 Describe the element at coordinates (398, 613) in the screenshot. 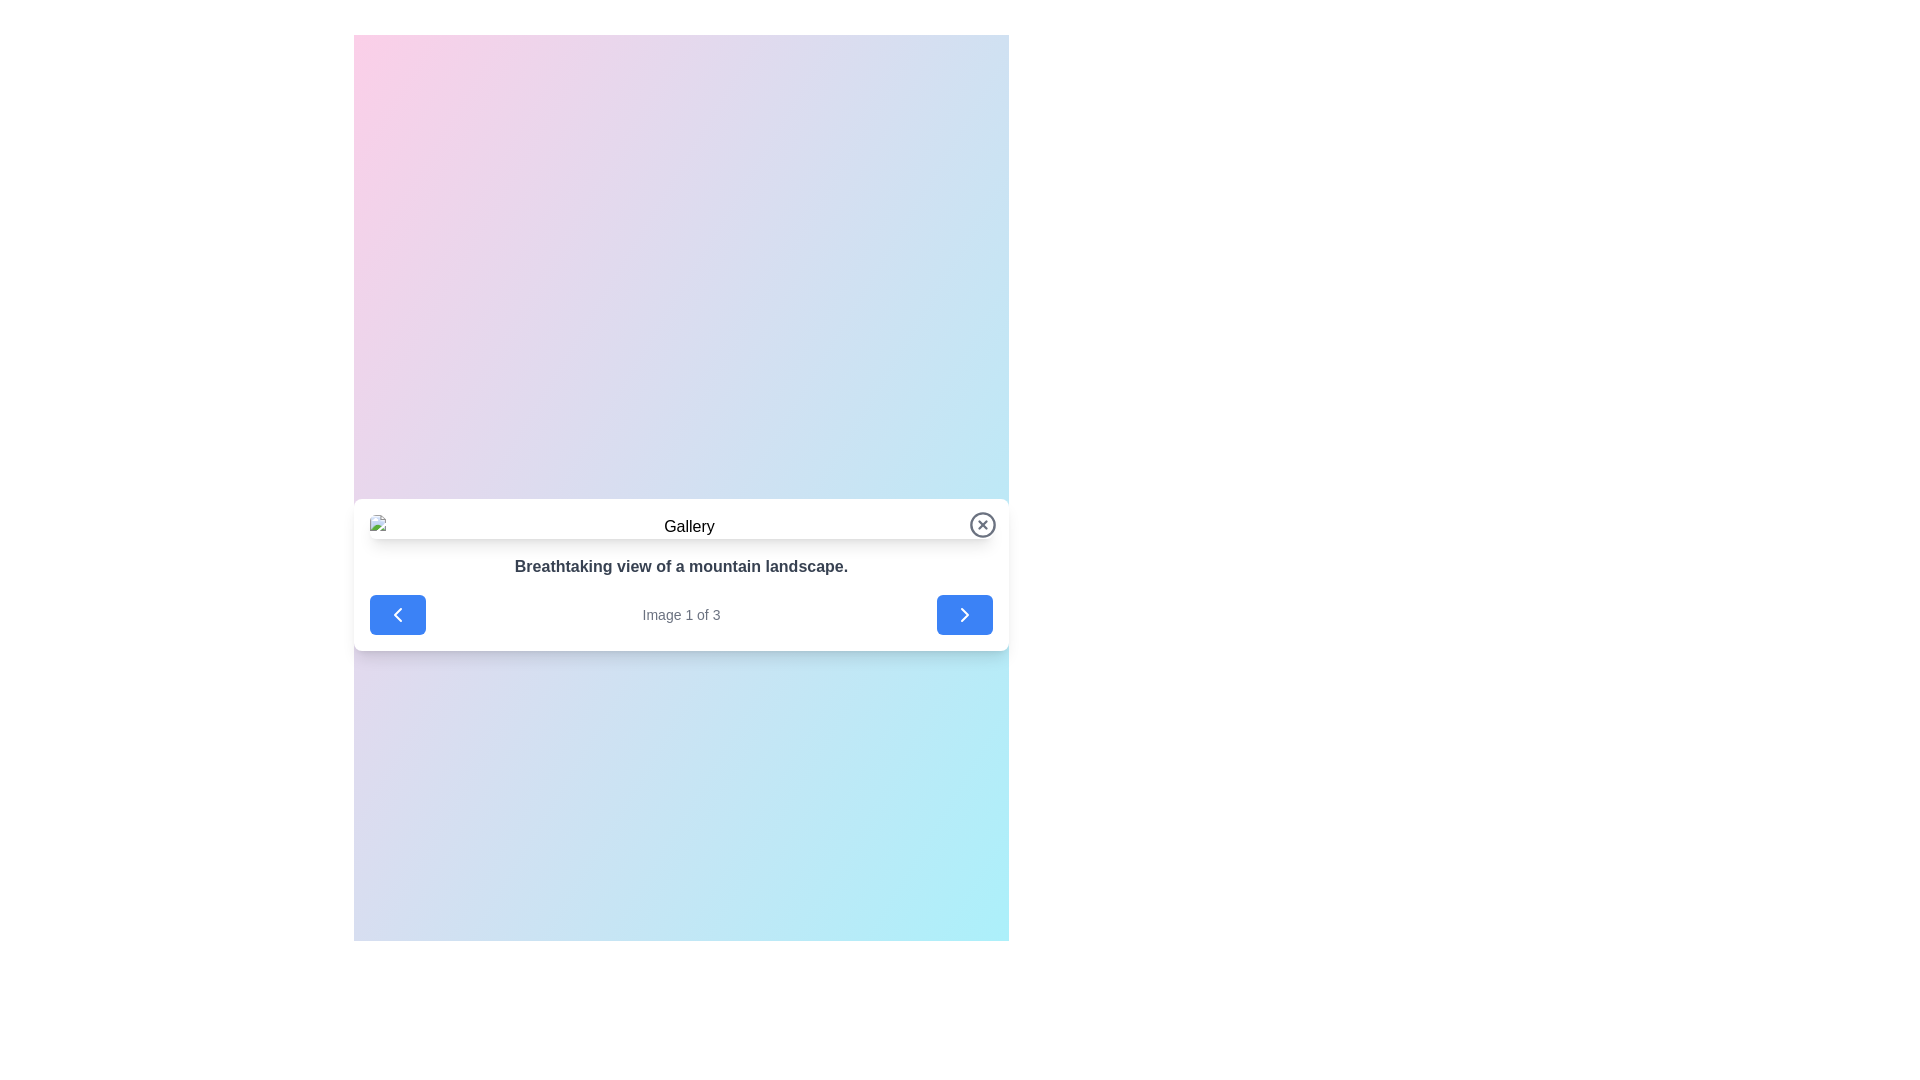

I see `the left-pointing chevron icon, which is centered within a blue button with rounded corners located at the bottom-left of the gallery interface` at that location.